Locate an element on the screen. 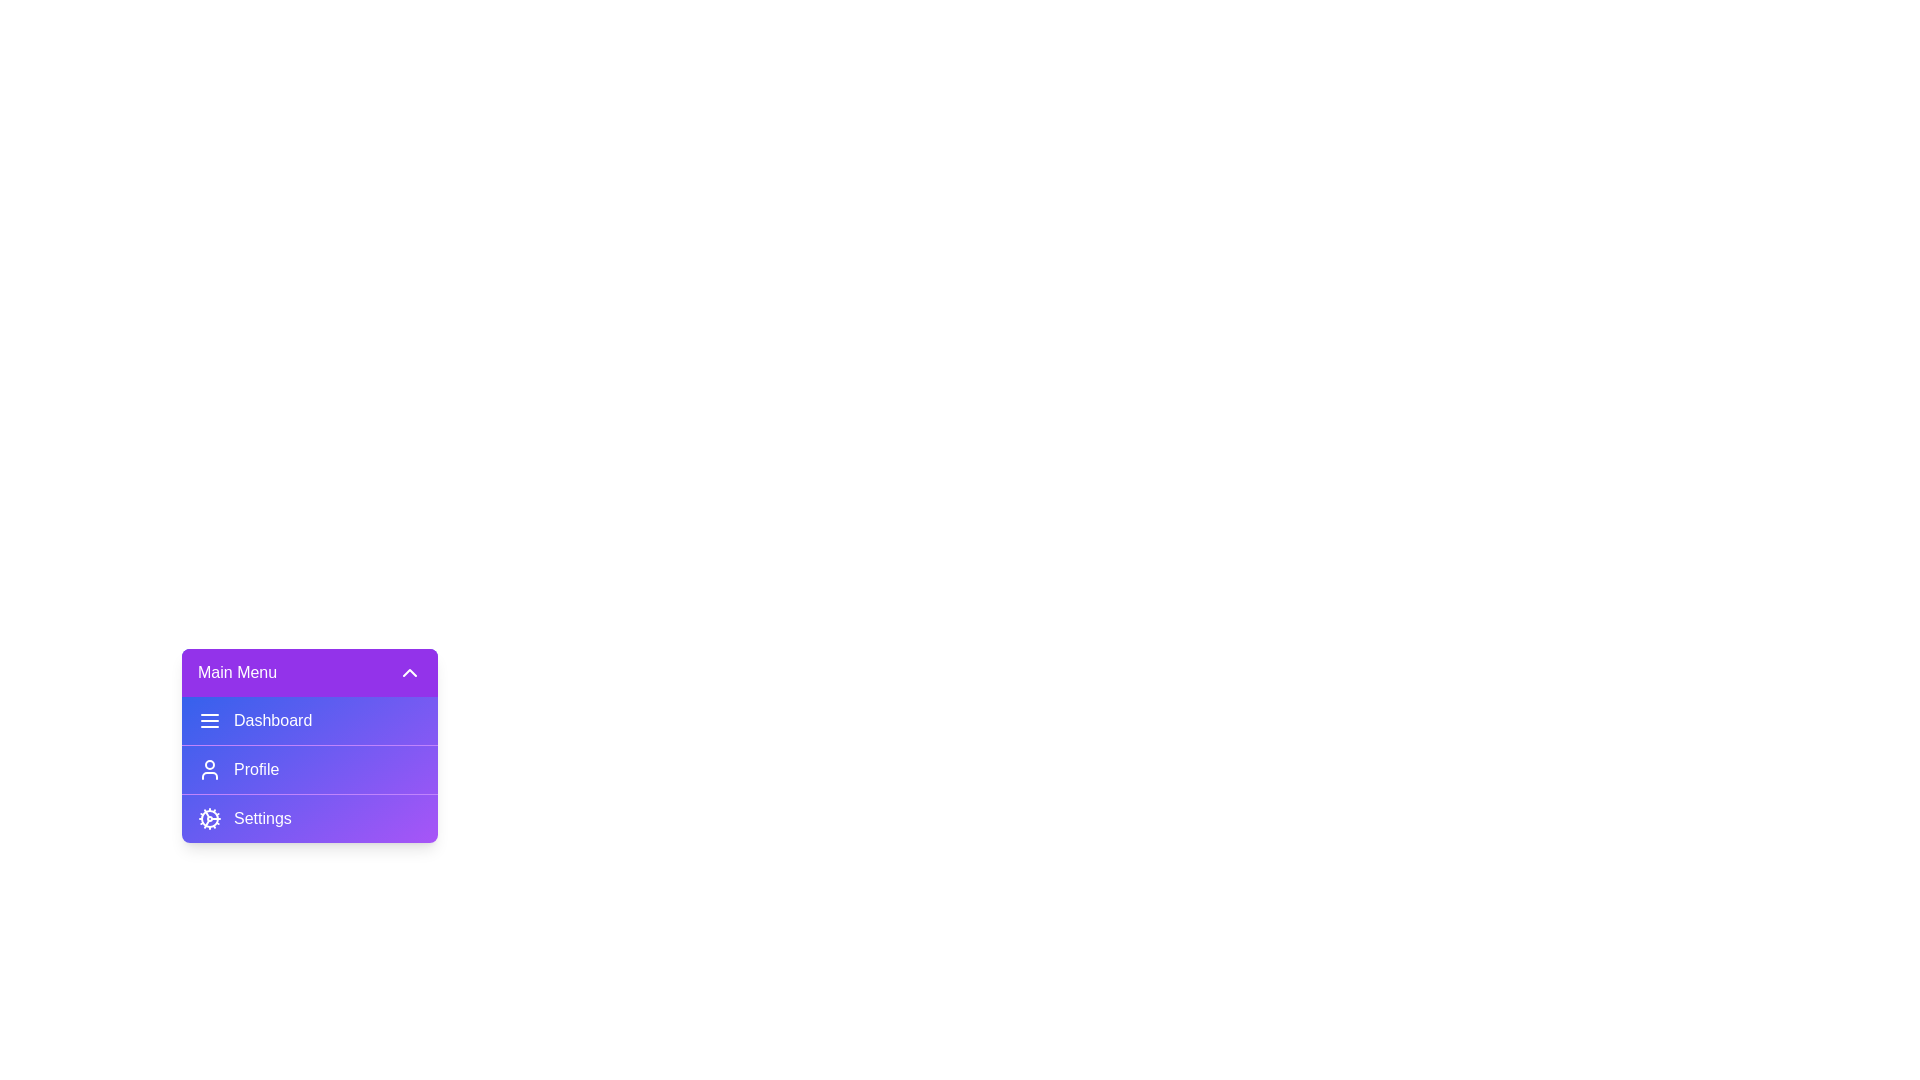 This screenshot has width=1920, height=1080. the profile button, which is the second item in the vertical menu under 'Main Menu', located between 'Dashboard' and 'Settings' is located at coordinates (309, 768).